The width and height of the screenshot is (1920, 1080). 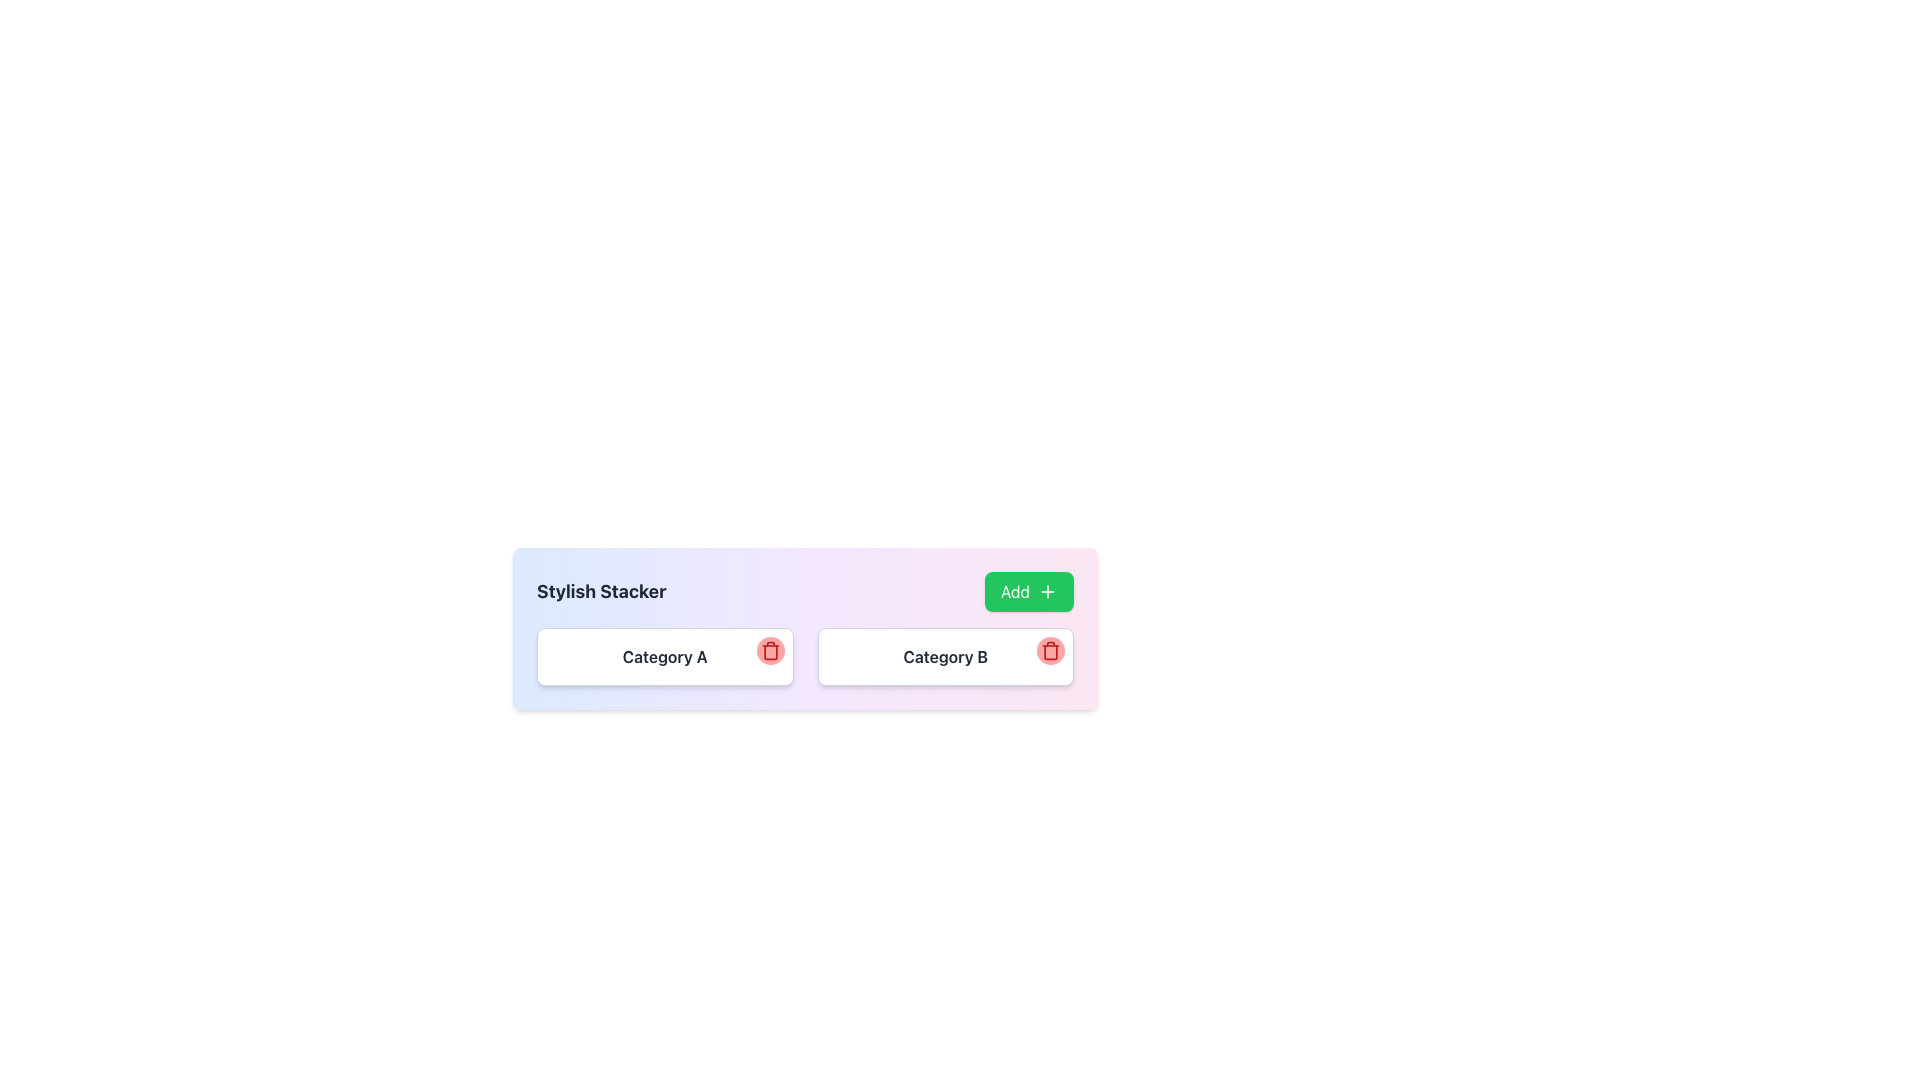 What do you see at coordinates (665, 656) in the screenshot?
I see `text of the Static Text element that serves as the category label for the associated group, located in the first rectangular section to the left of the trashcan icon` at bounding box center [665, 656].